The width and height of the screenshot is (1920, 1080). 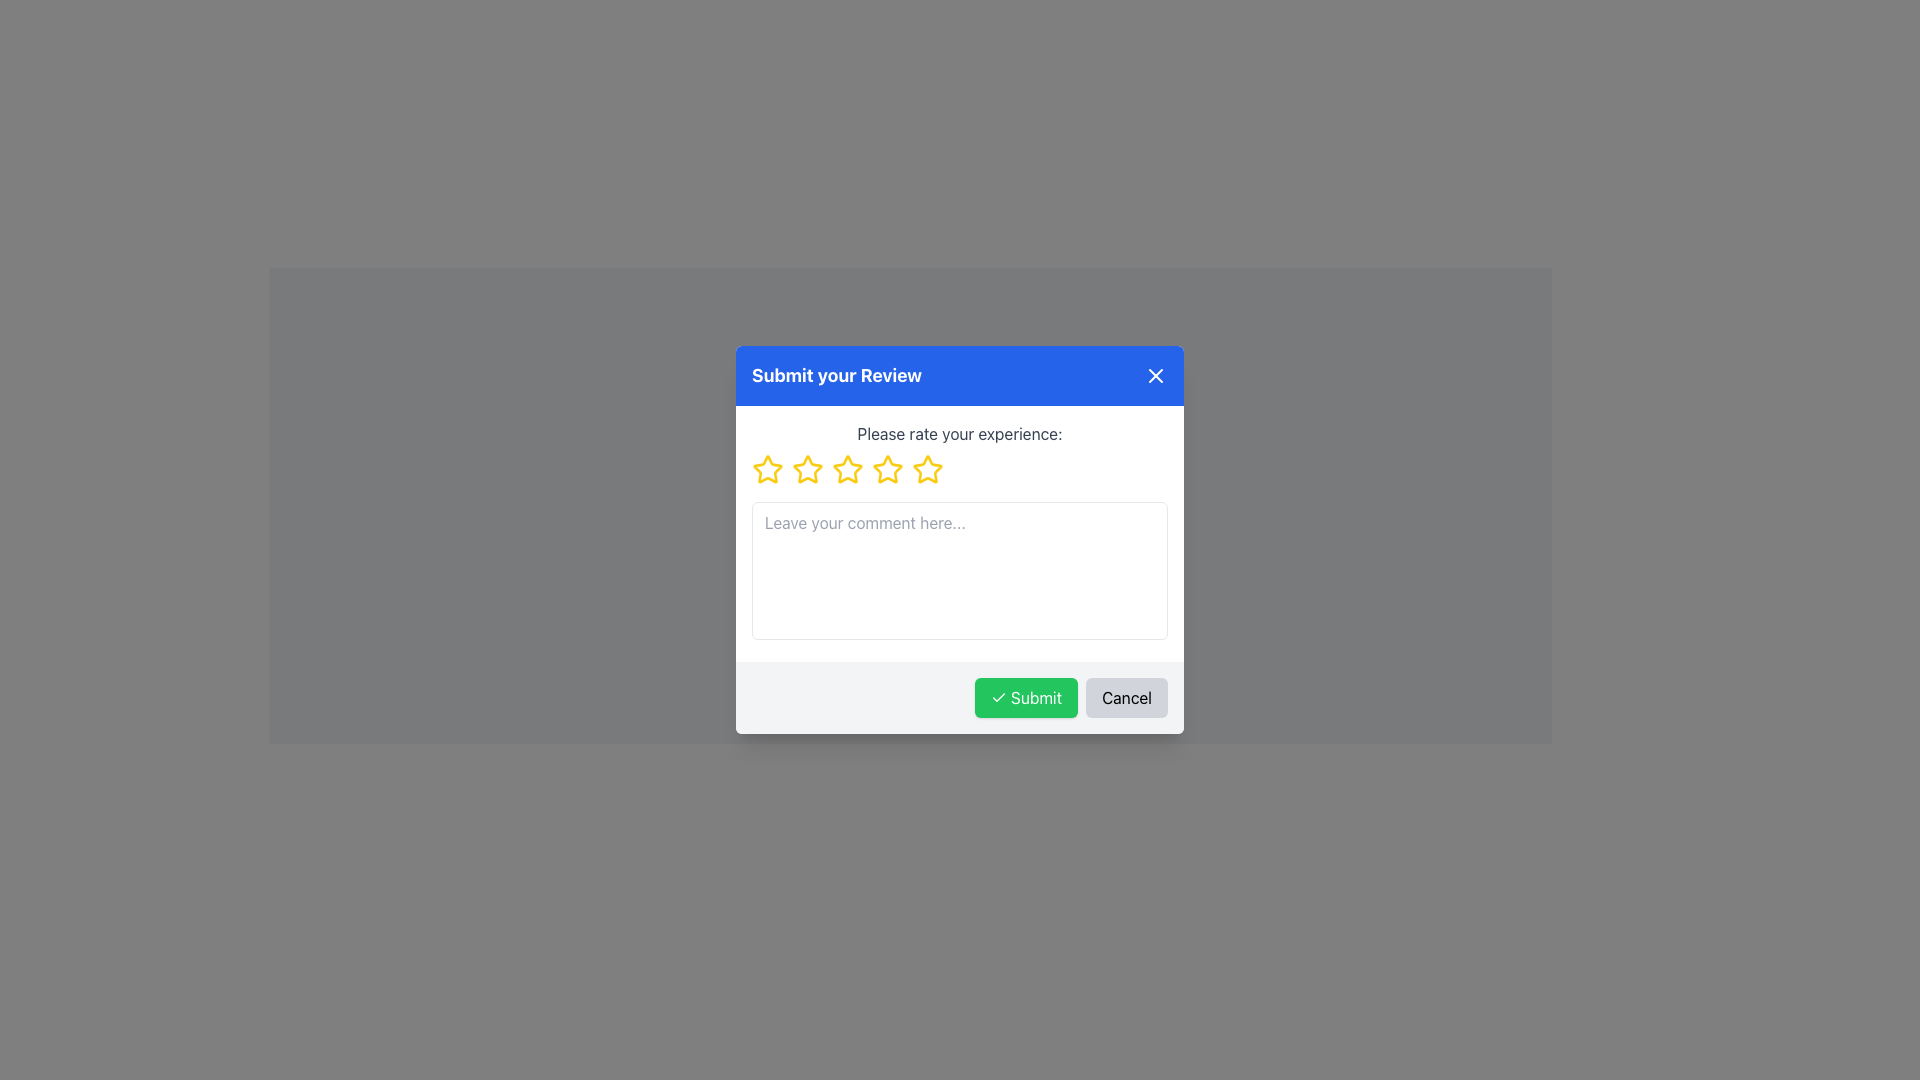 I want to click on the close icon located in the top-right corner of the modal dialog's blue header bar, so click(x=1156, y=375).